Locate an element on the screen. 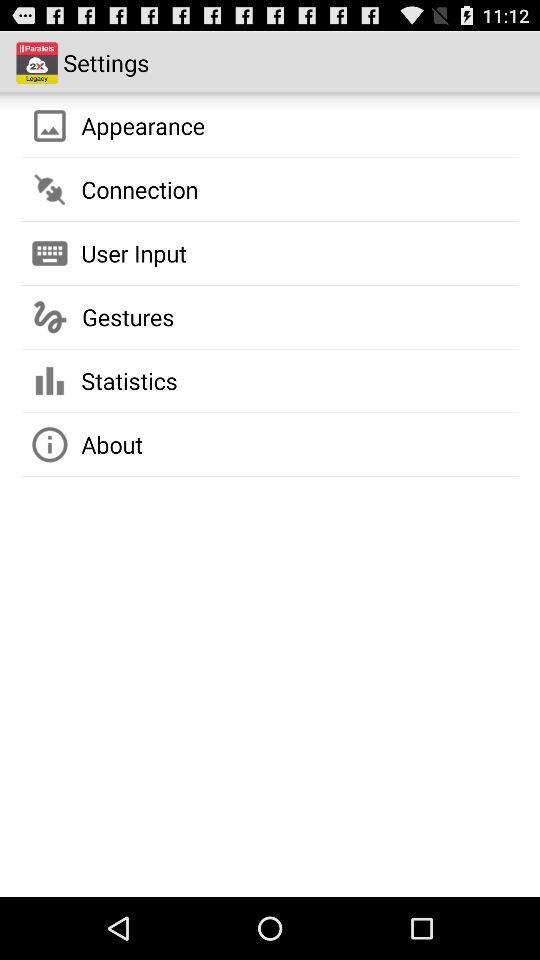 This screenshot has width=540, height=960. app below statistics item is located at coordinates (112, 444).